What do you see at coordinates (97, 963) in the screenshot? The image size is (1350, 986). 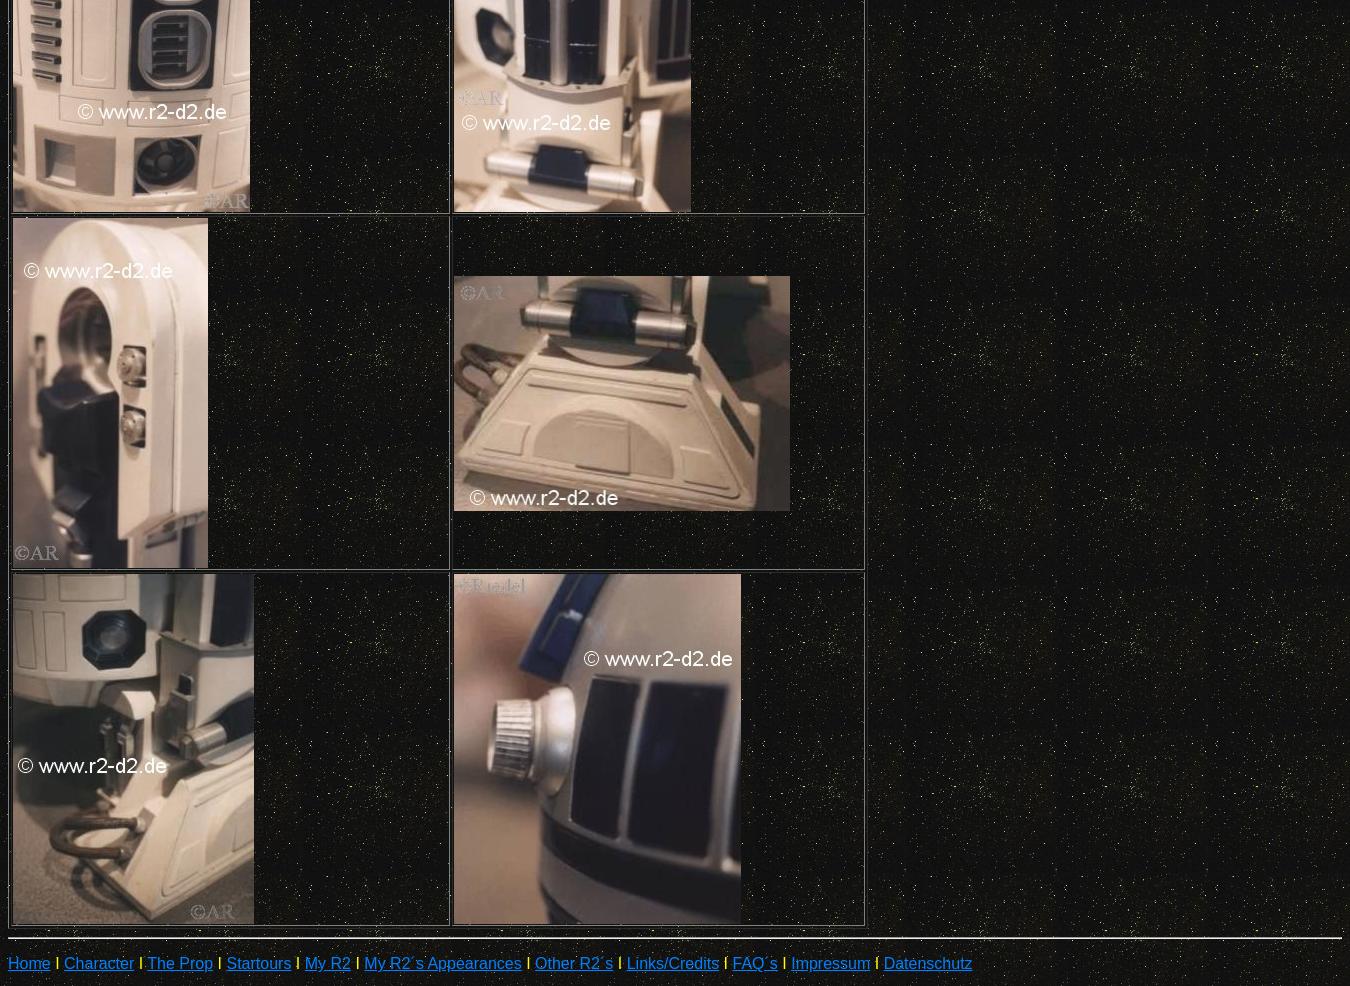 I see `'Character'` at bounding box center [97, 963].